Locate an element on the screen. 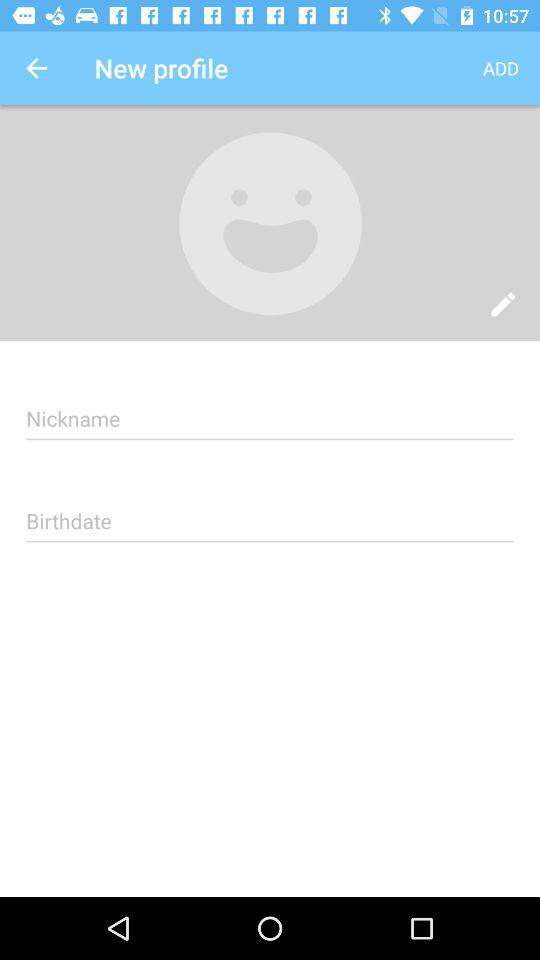 This screenshot has height=960, width=540. the add icon is located at coordinates (500, 68).